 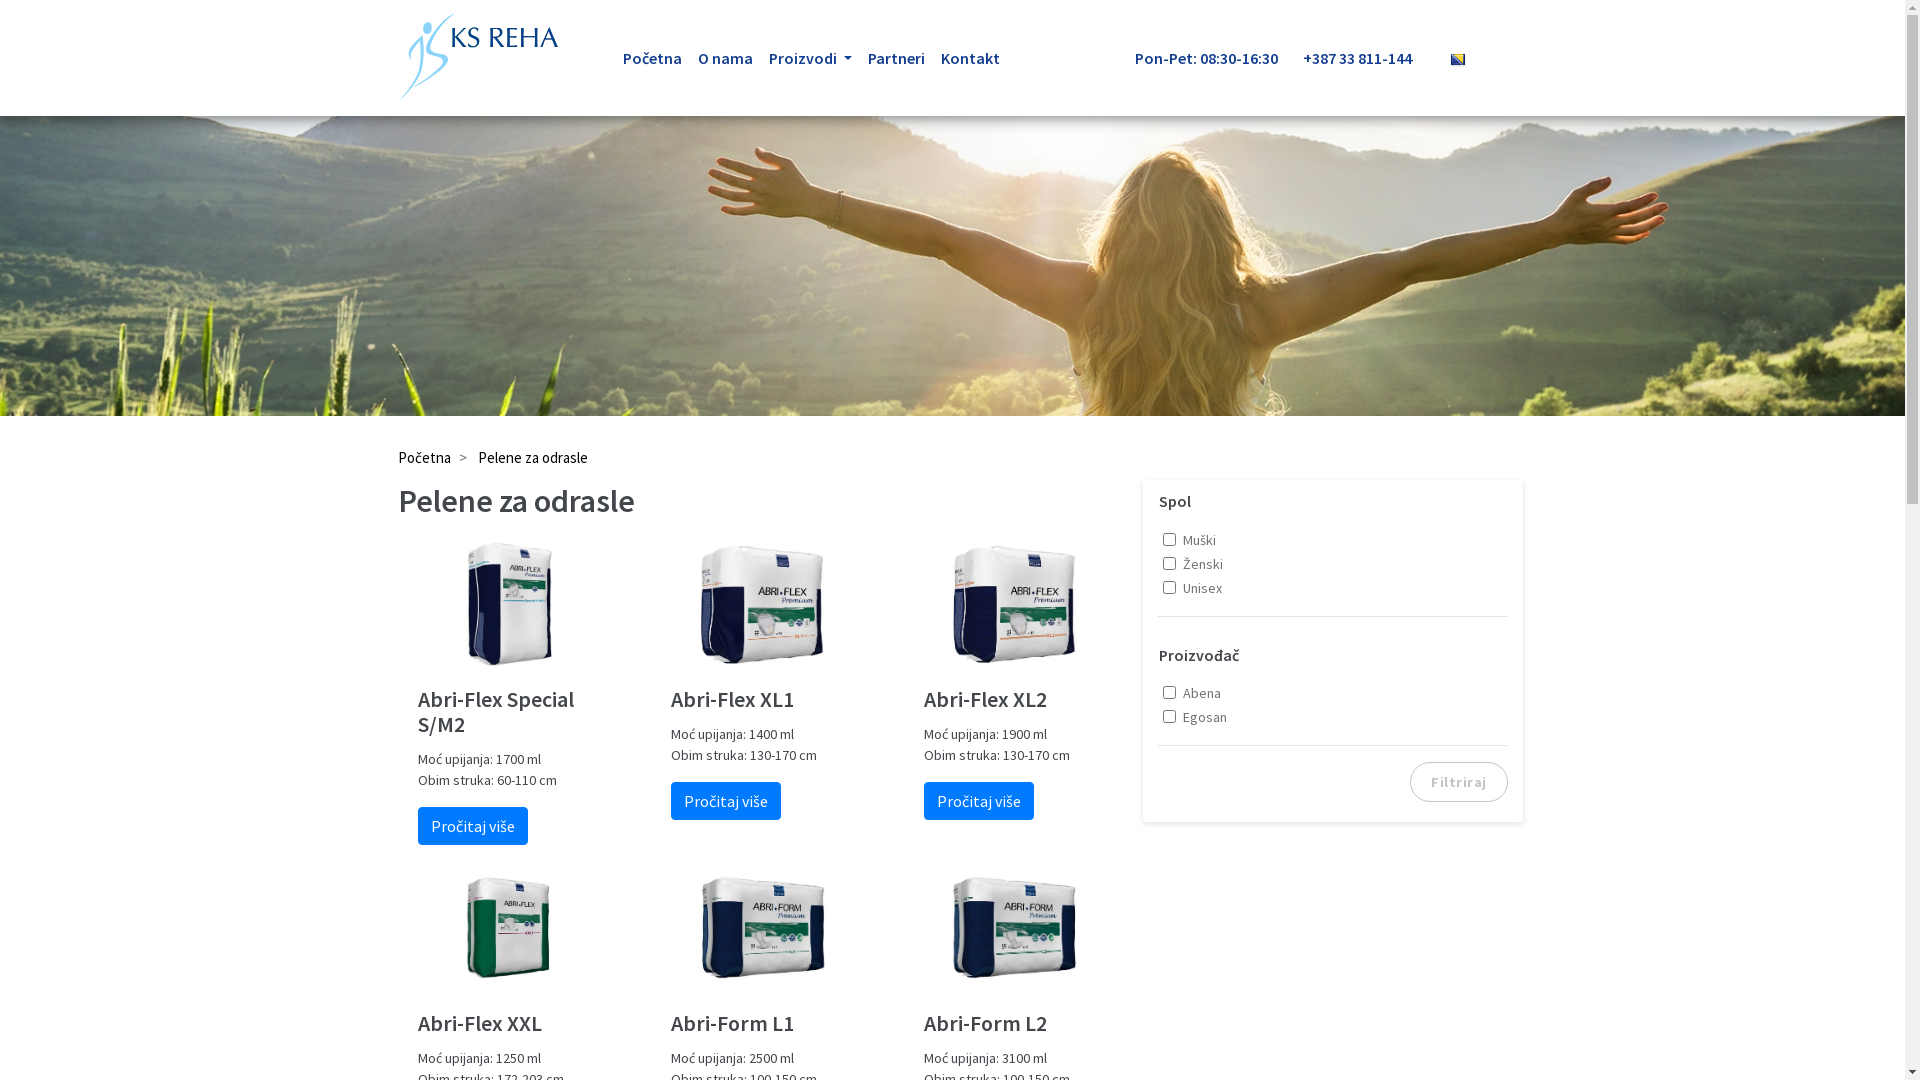 I want to click on 'Abri-Form L1', so click(x=671, y=1023).